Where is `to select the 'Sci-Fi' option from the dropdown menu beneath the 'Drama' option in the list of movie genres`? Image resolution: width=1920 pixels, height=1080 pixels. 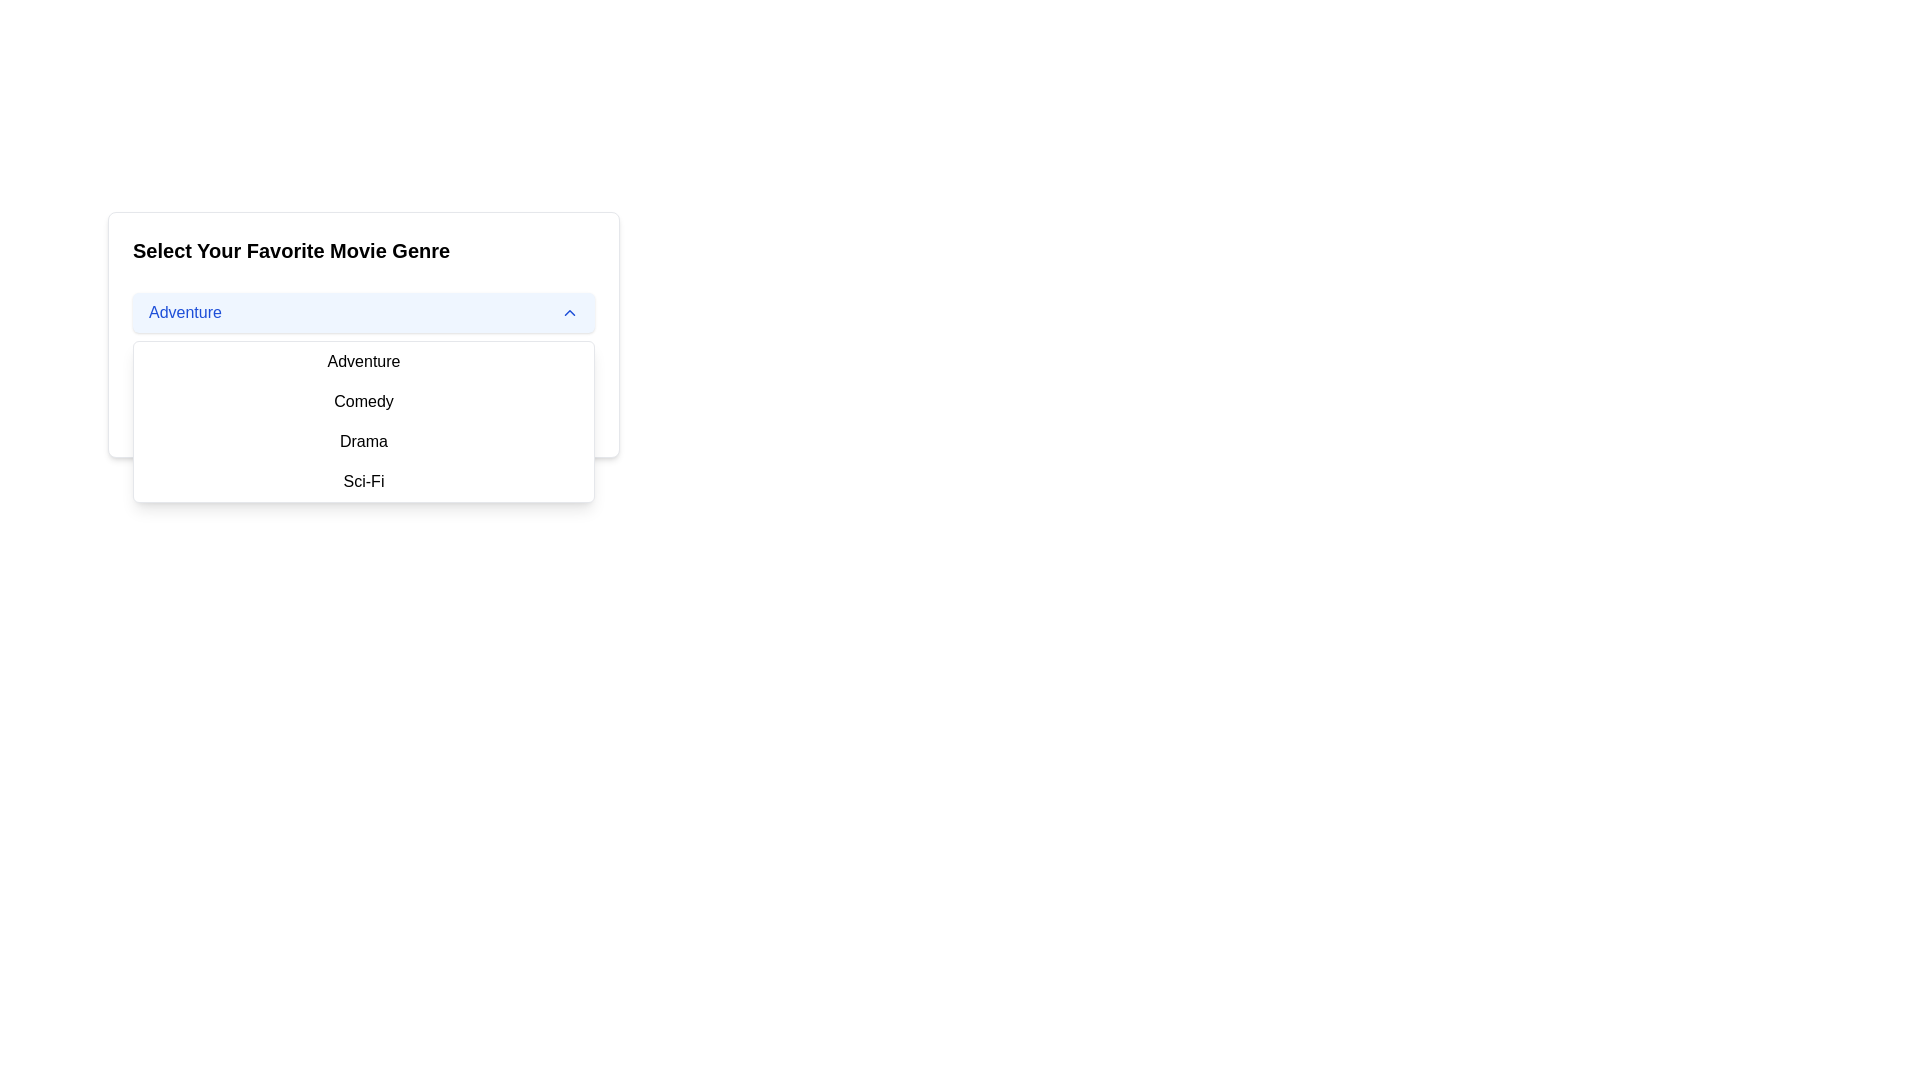 to select the 'Sci-Fi' option from the dropdown menu beneath the 'Drama' option in the list of movie genres is located at coordinates (364, 482).